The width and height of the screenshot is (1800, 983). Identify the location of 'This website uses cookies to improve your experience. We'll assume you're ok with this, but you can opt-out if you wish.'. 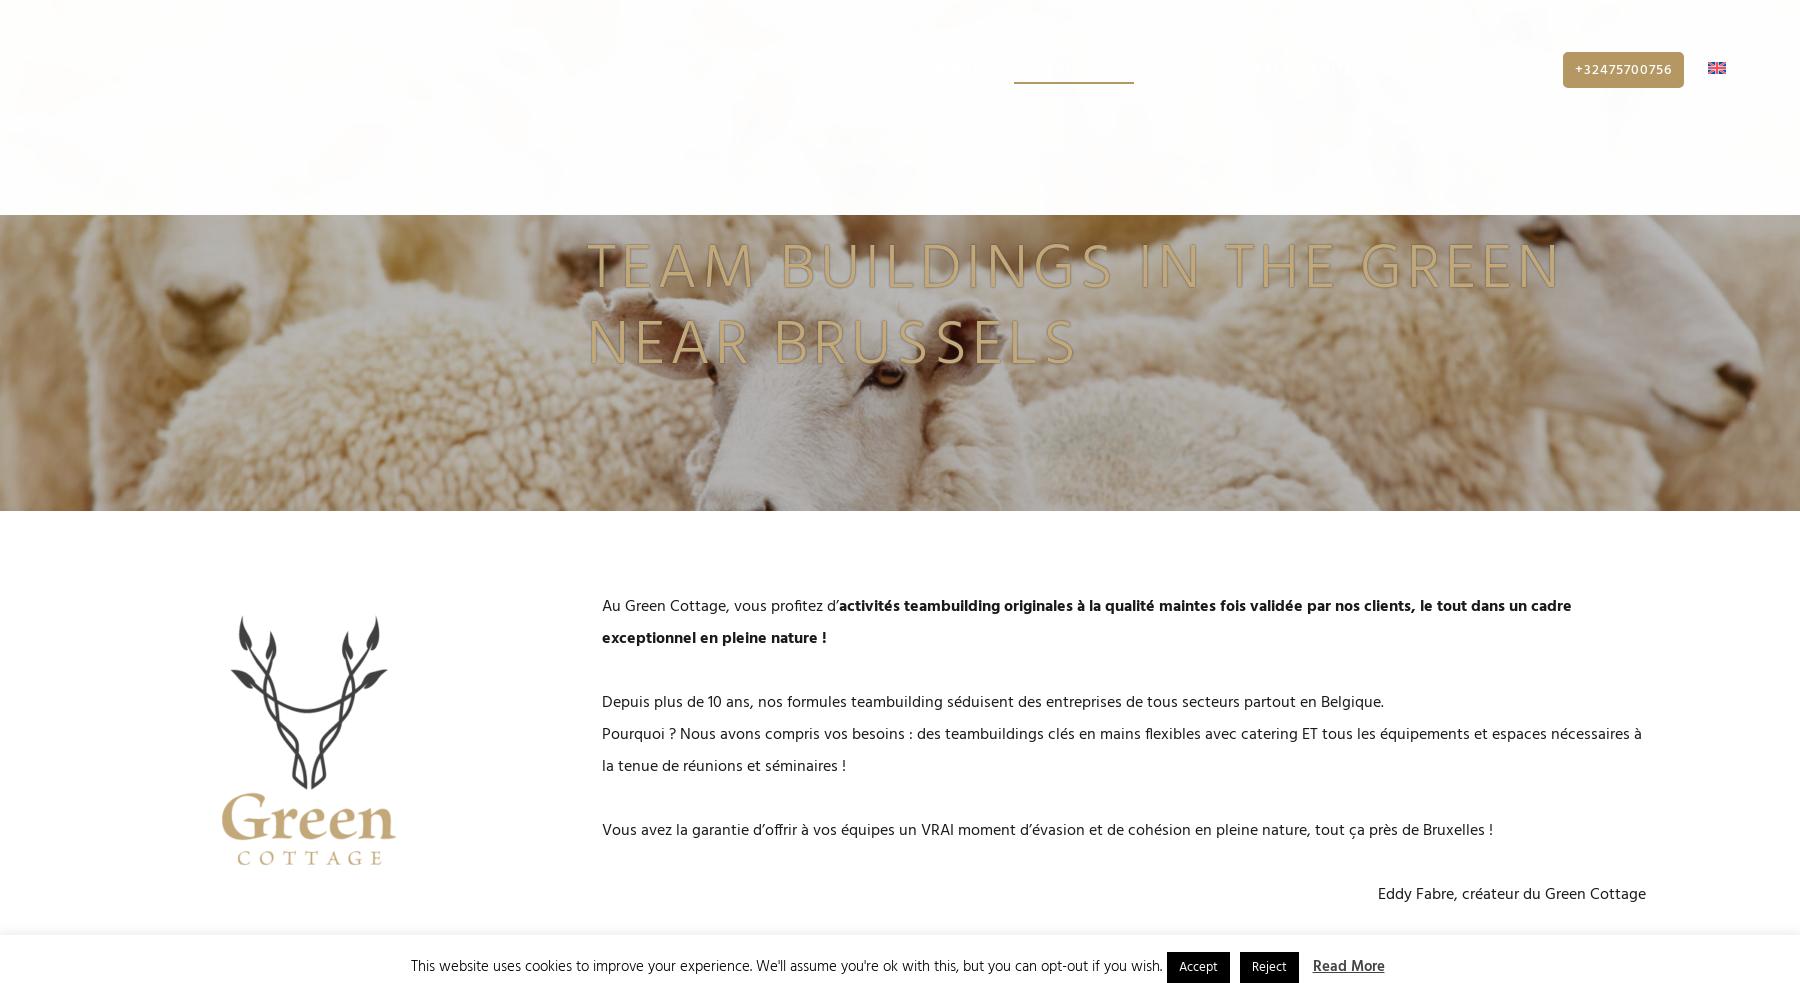
(784, 966).